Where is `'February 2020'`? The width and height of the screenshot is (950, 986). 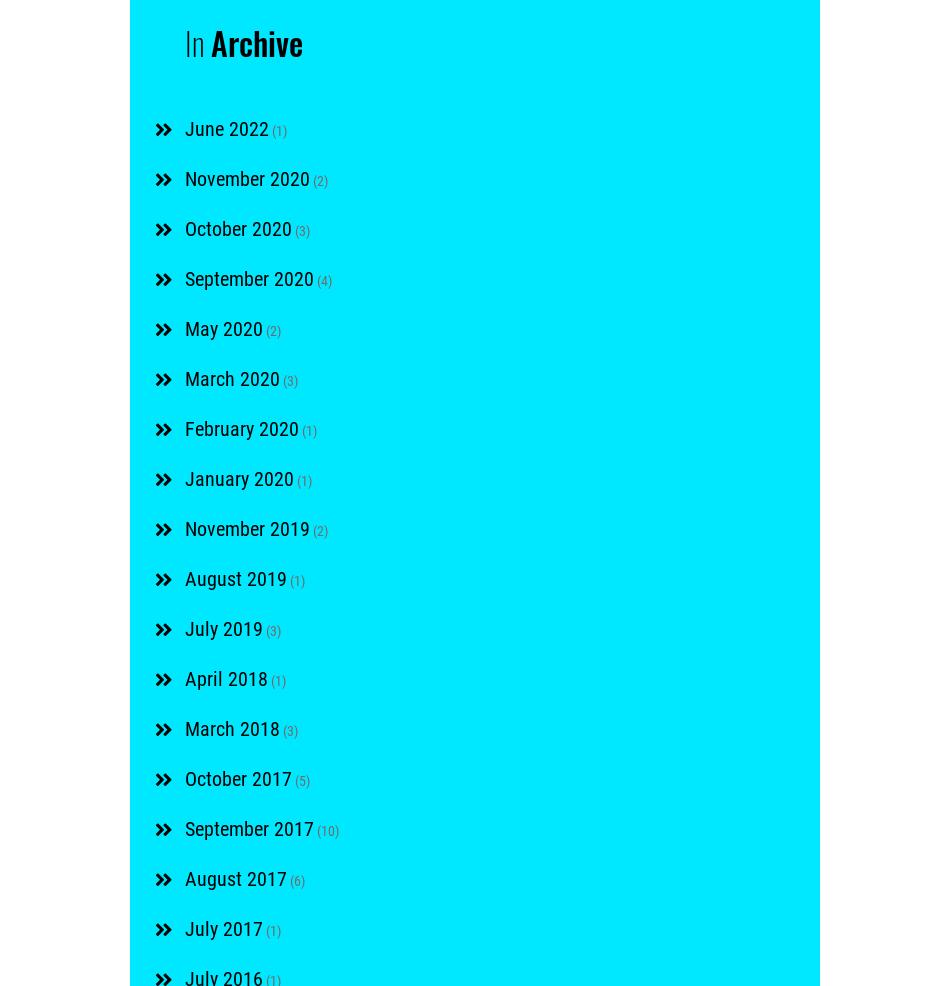 'February 2020' is located at coordinates (240, 428).